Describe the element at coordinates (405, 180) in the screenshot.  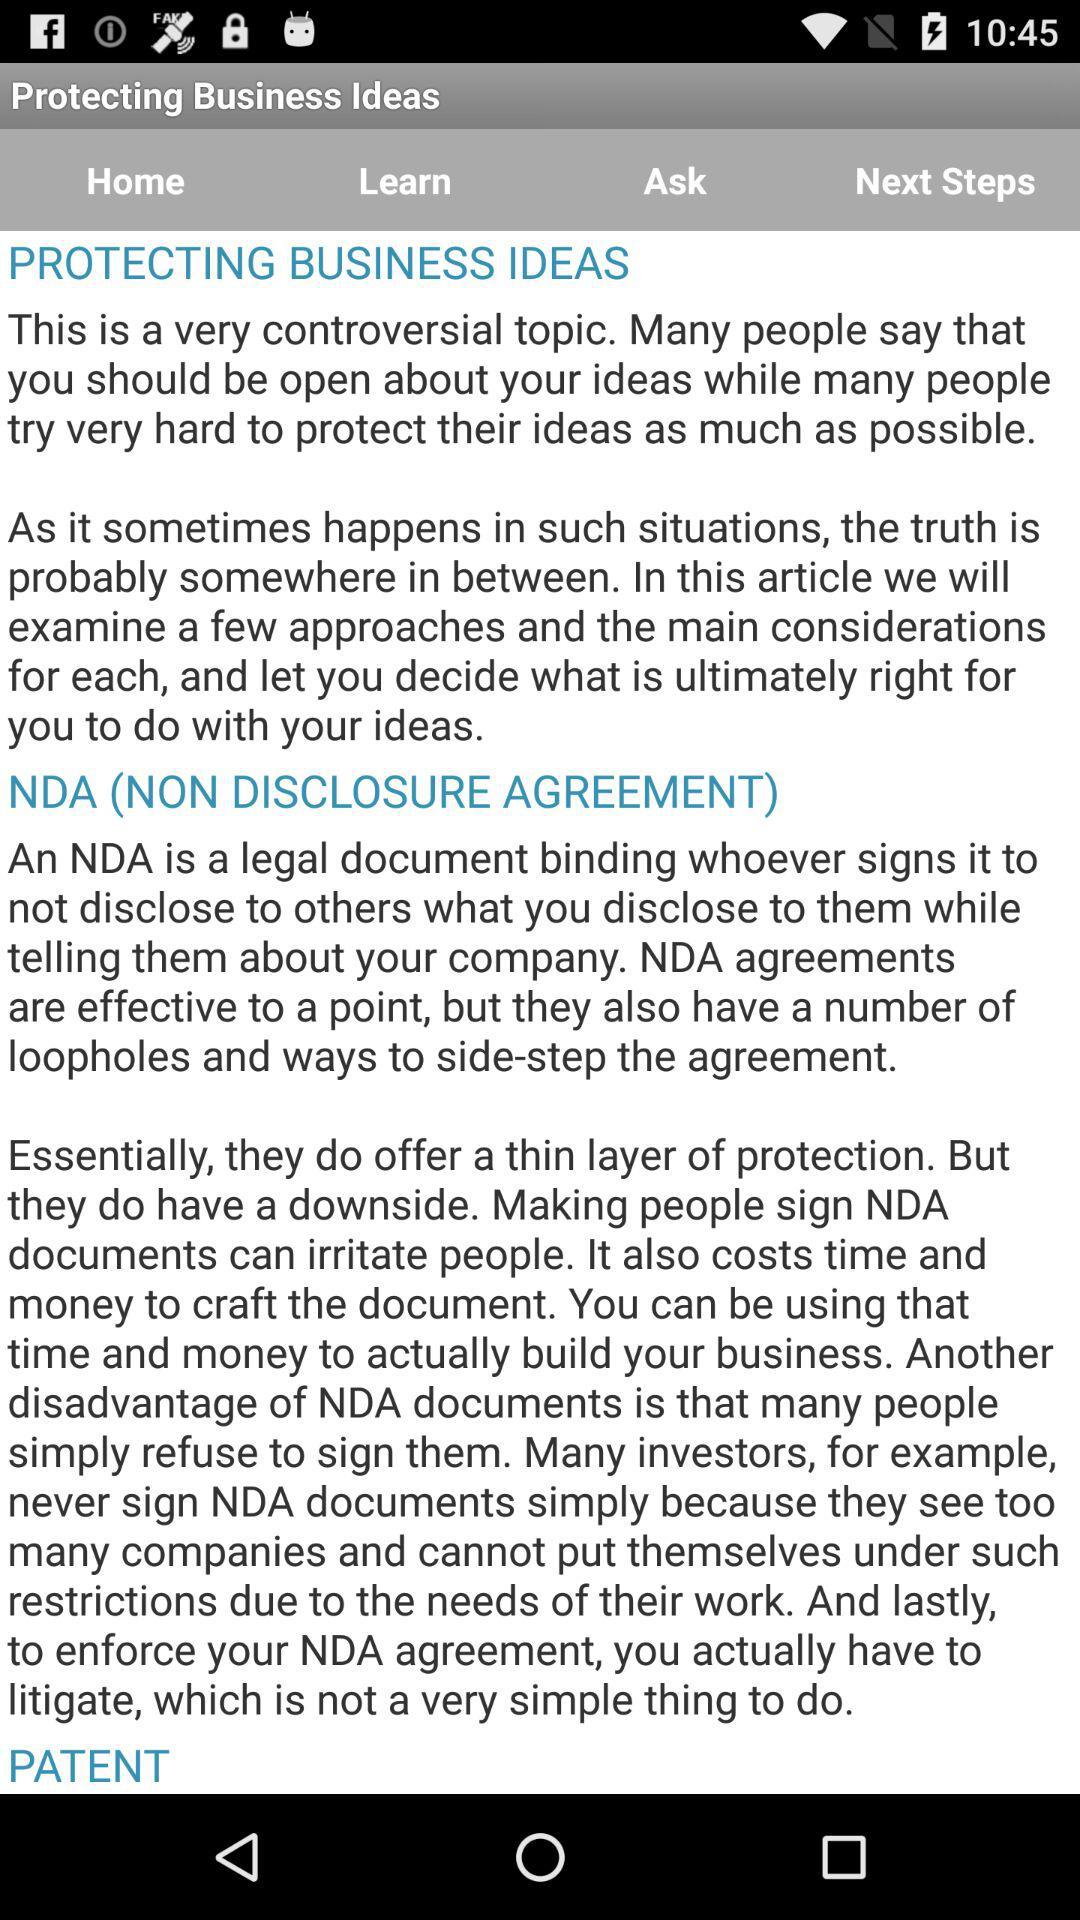
I see `learn button` at that location.